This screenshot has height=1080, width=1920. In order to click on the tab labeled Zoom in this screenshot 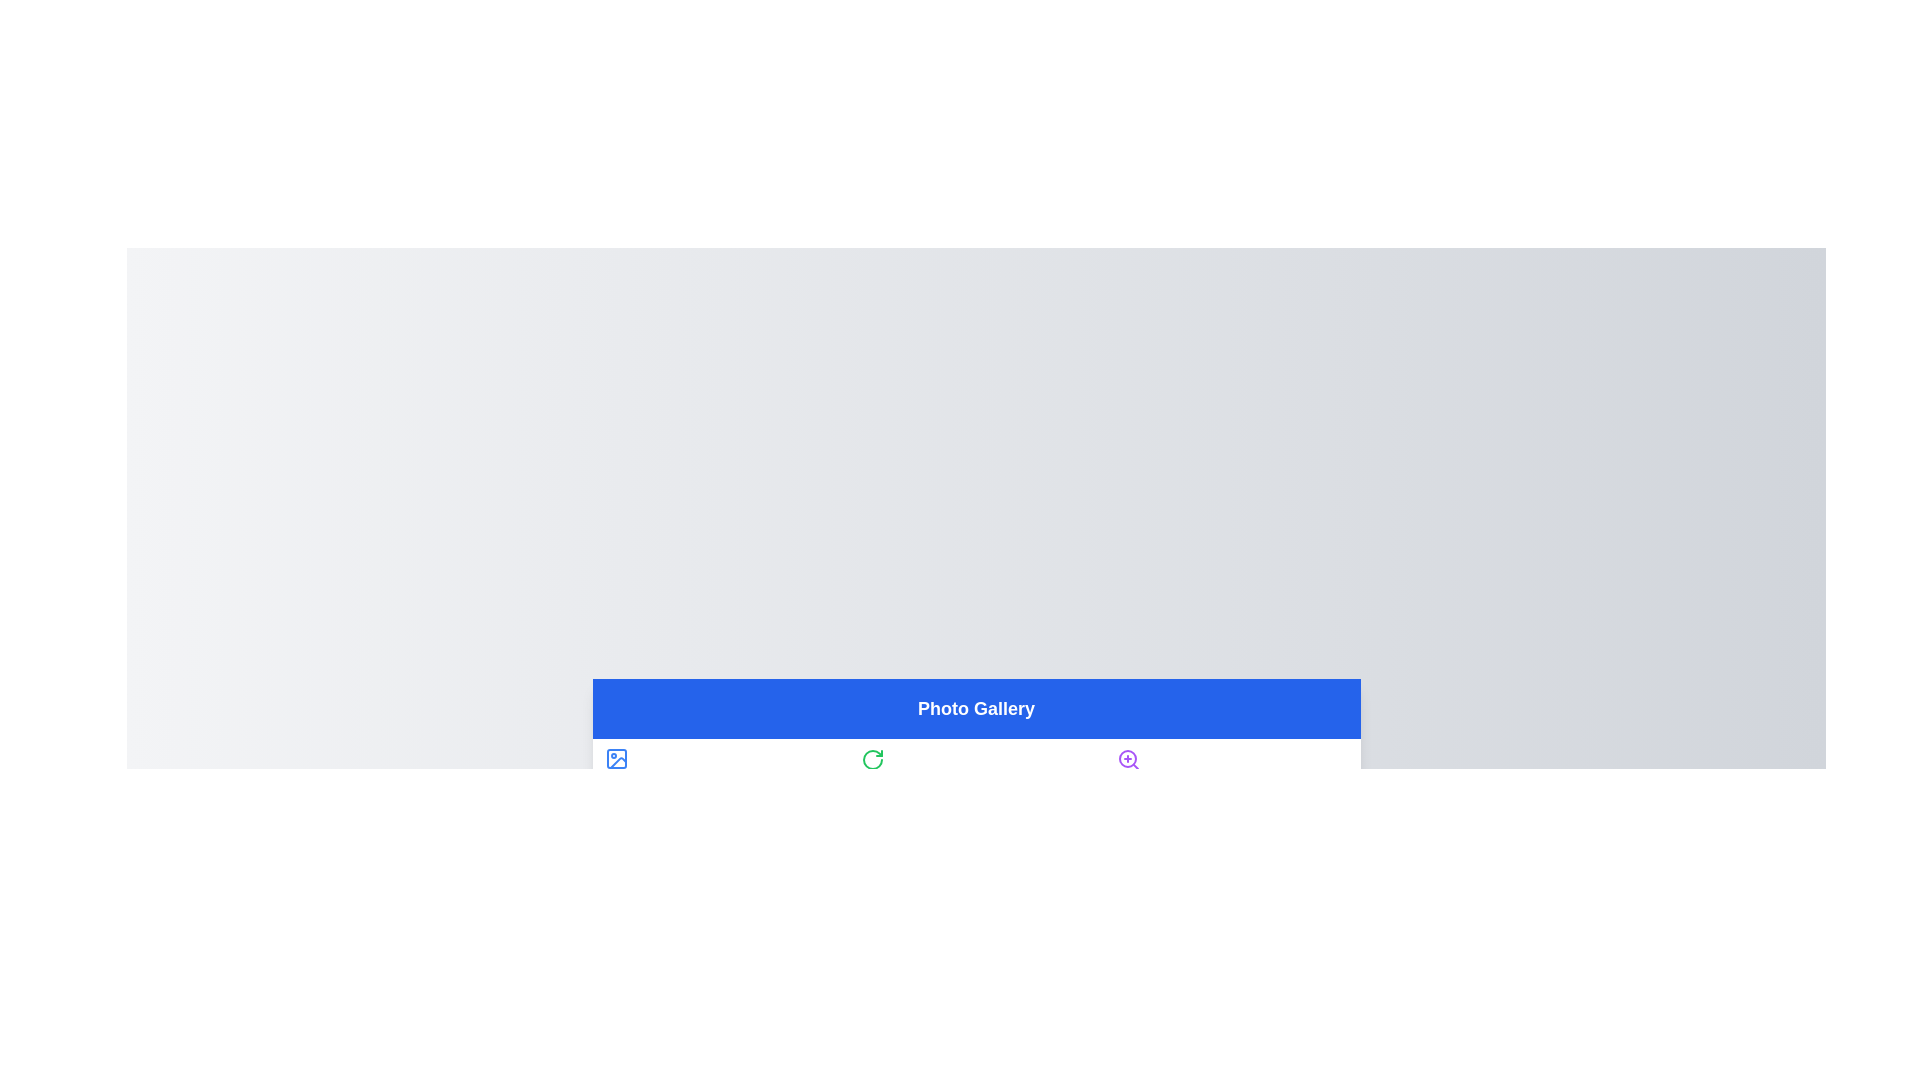, I will do `click(1231, 770)`.